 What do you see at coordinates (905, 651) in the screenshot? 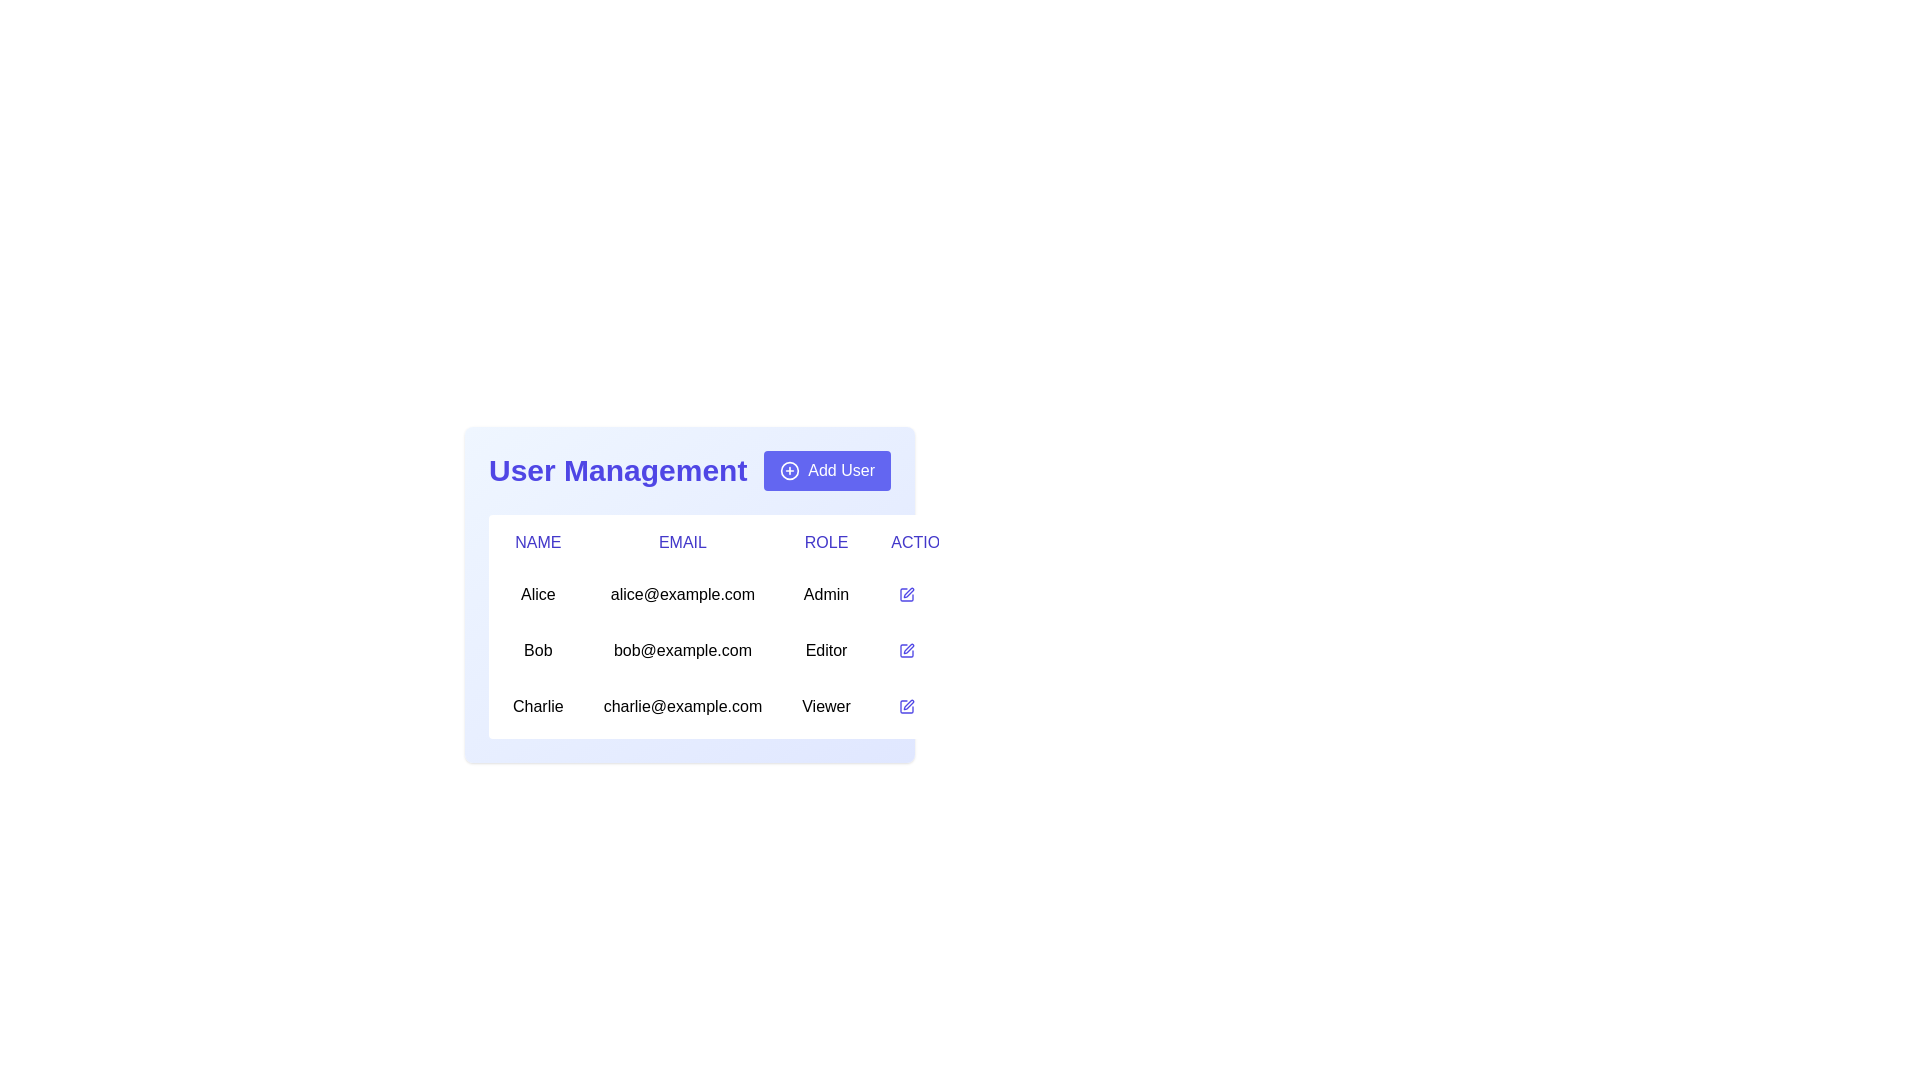
I see `the Icon Component located in the 'Actions' column of the row for user 'Bob', which is represented by a 16x16 pixel vector graphic` at bounding box center [905, 651].